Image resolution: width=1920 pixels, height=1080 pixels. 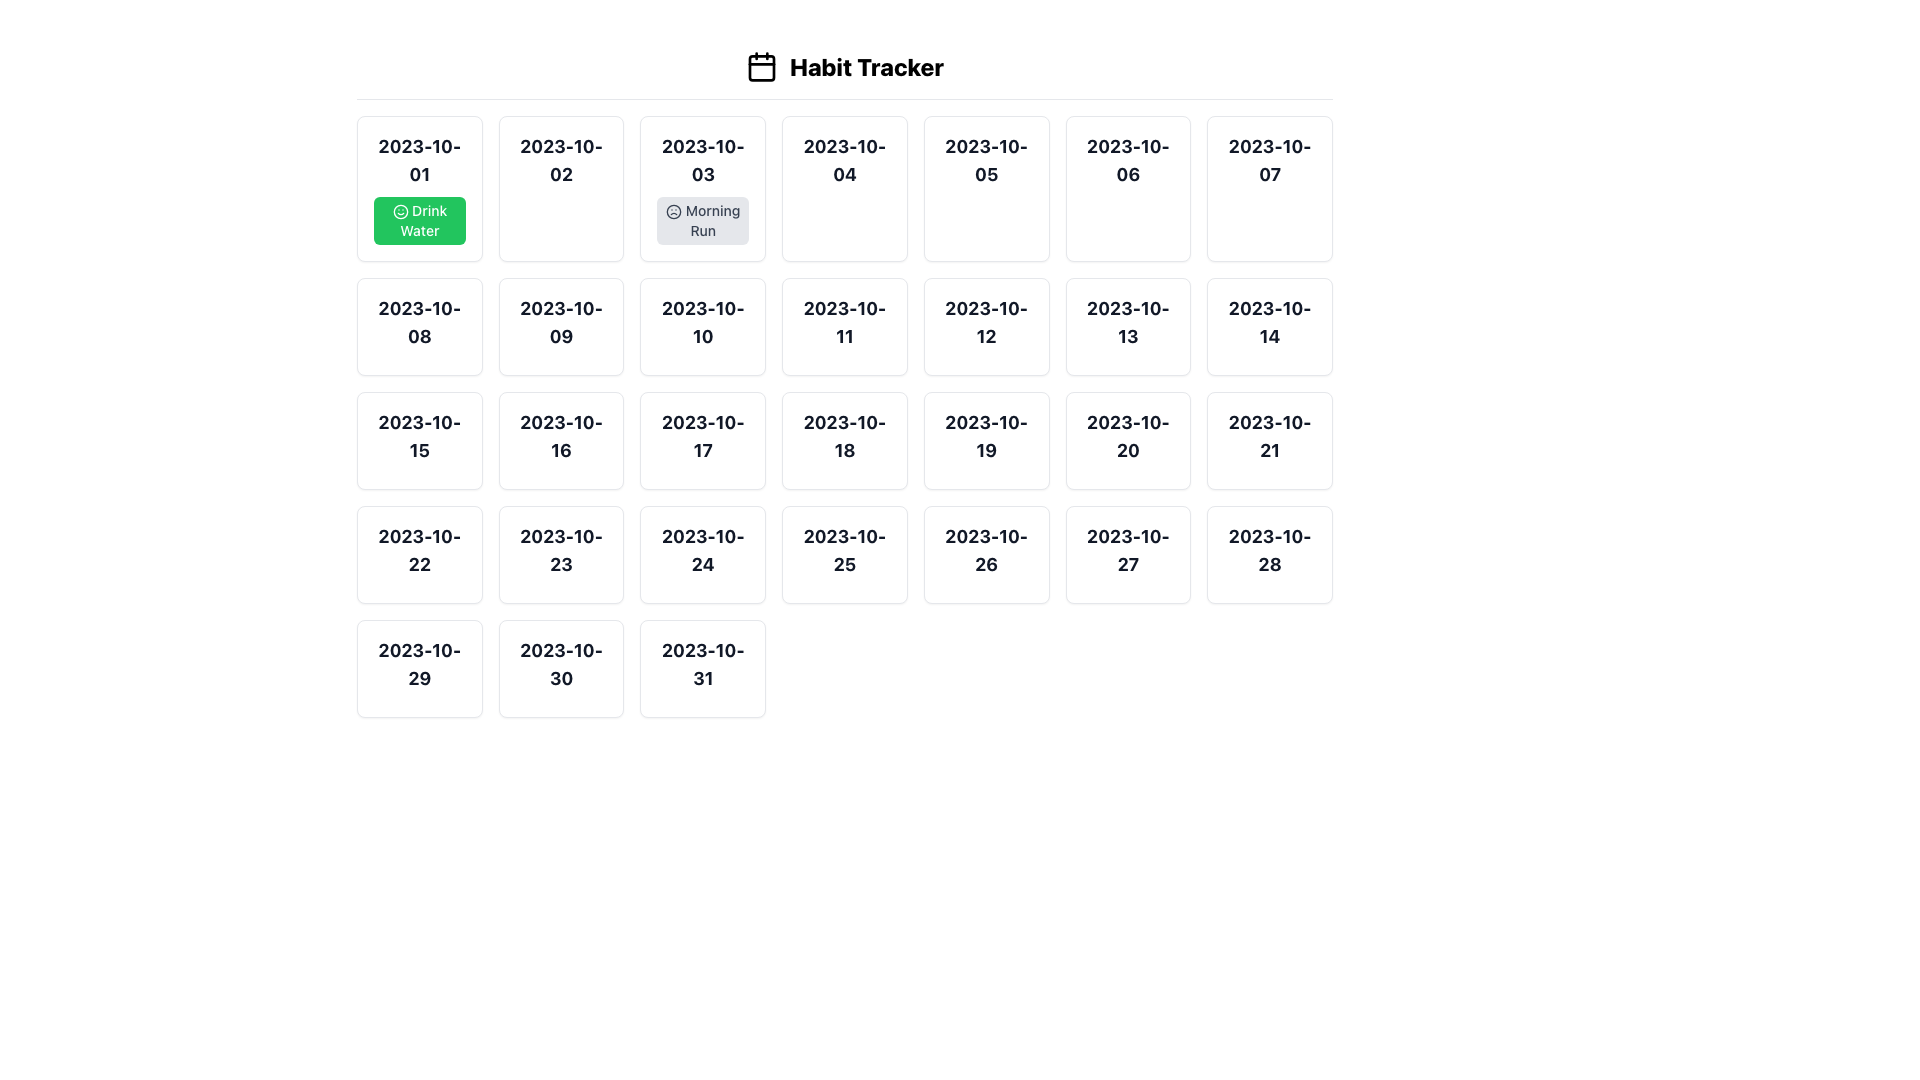 What do you see at coordinates (1128, 160) in the screenshot?
I see `the bold date text '2023-10-06' located in the sixth cell of the first row in a grid layout` at bounding box center [1128, 160].